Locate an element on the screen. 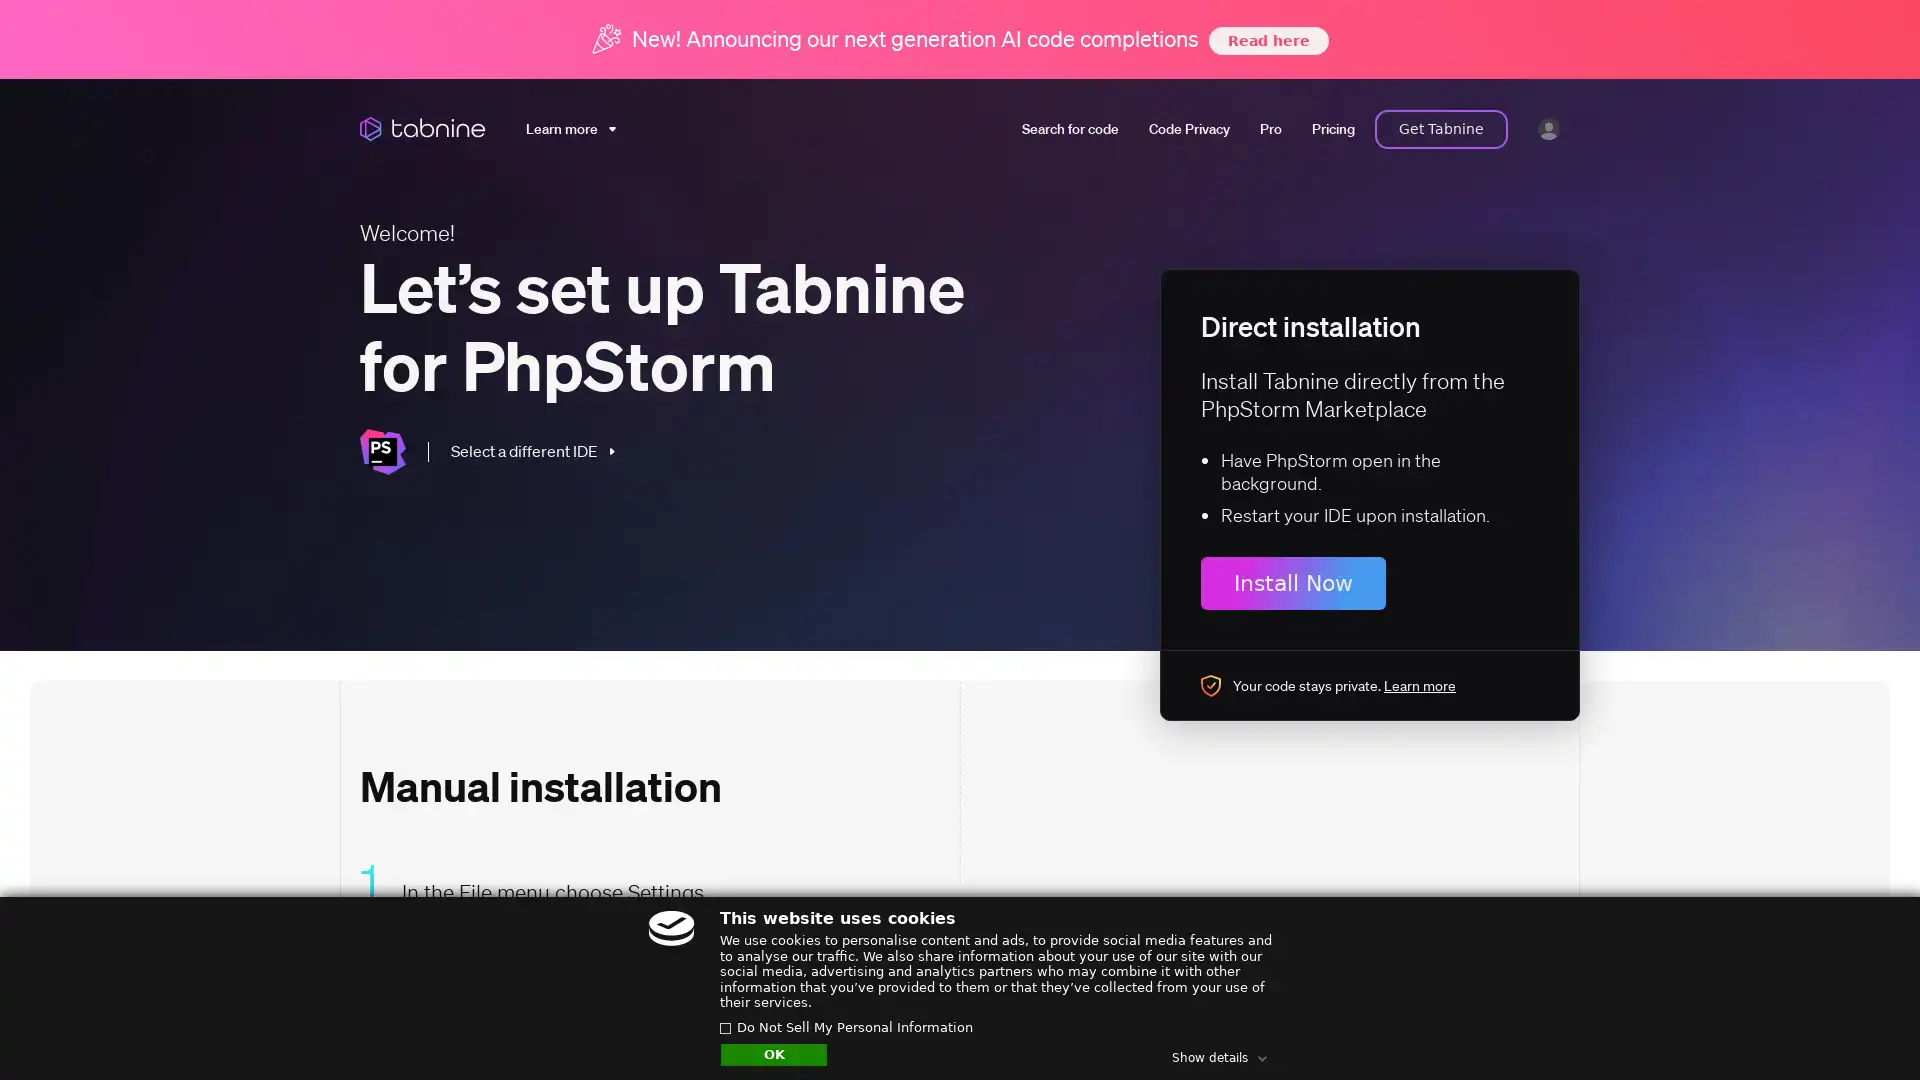 The width and height of the screenshot is (1920, 1080). Read here is located at coordinates (1266, 39).